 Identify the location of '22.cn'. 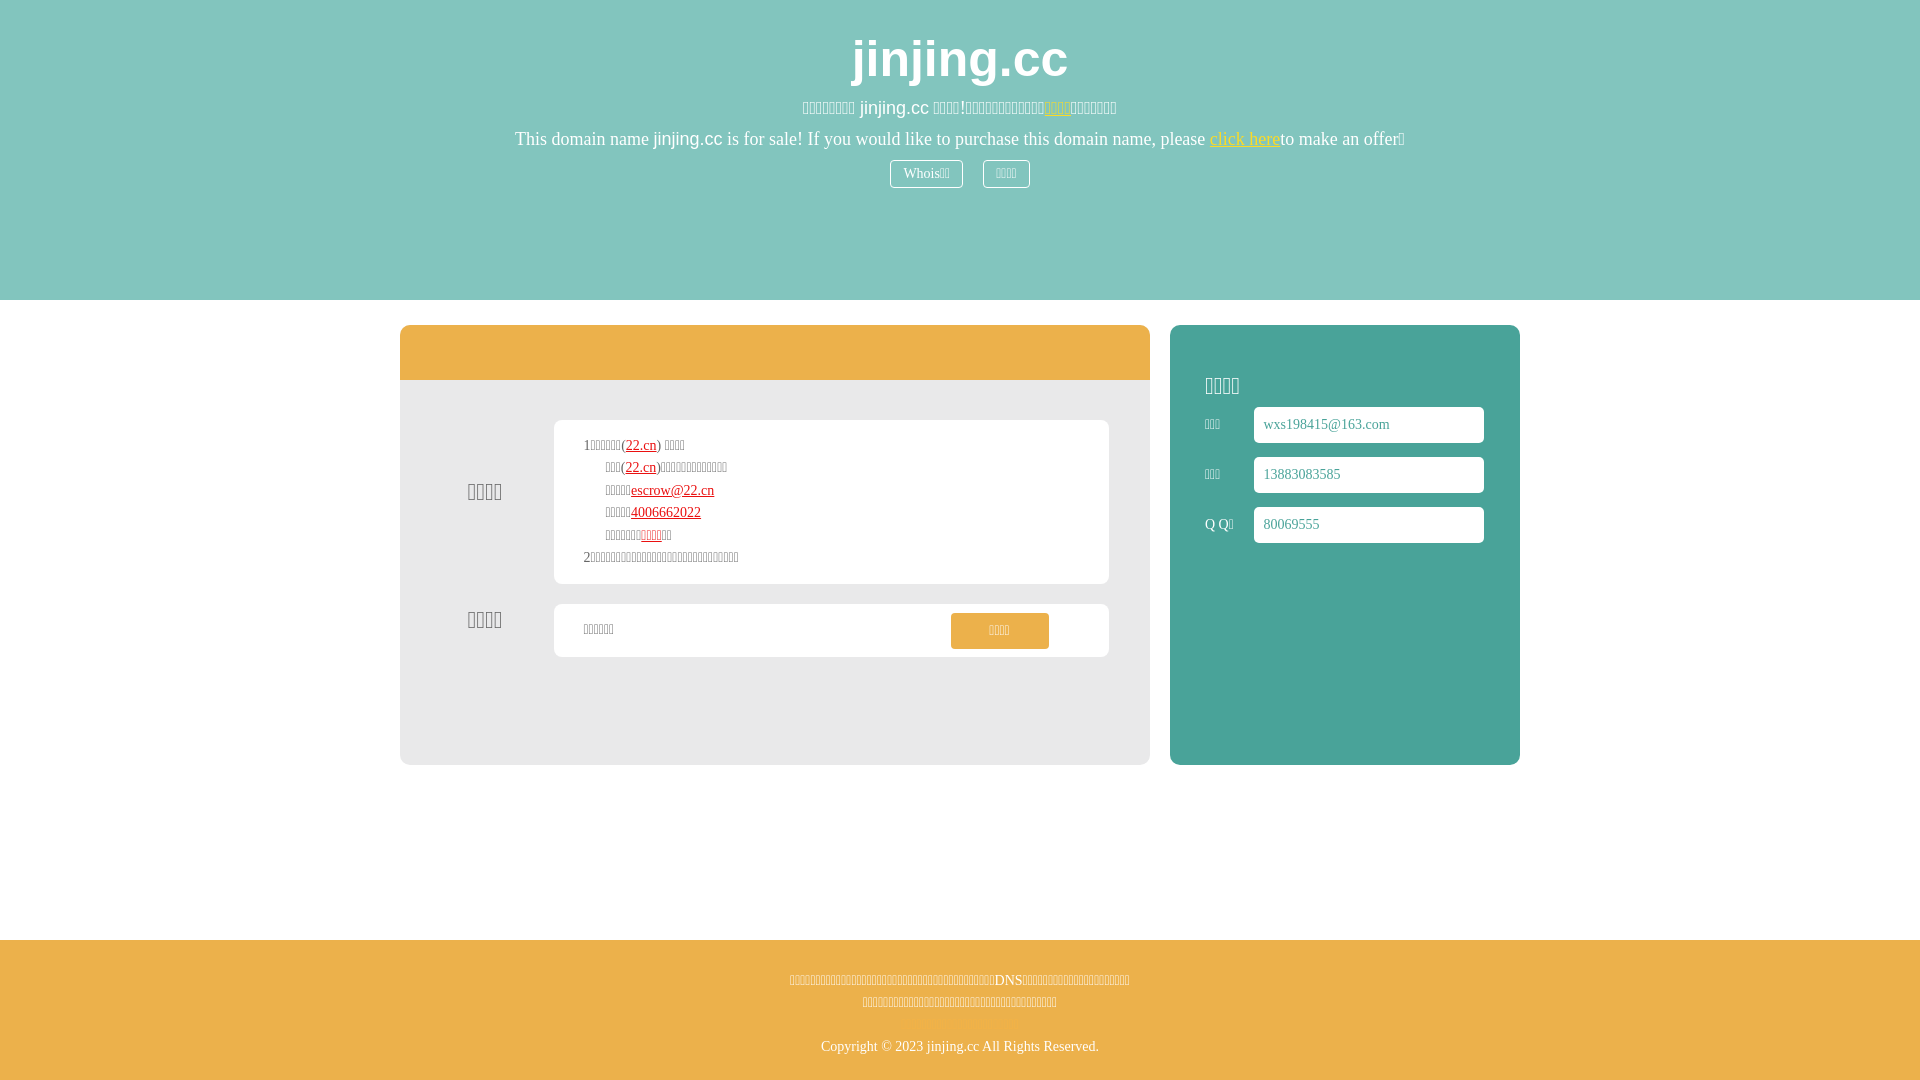
(624, 467).